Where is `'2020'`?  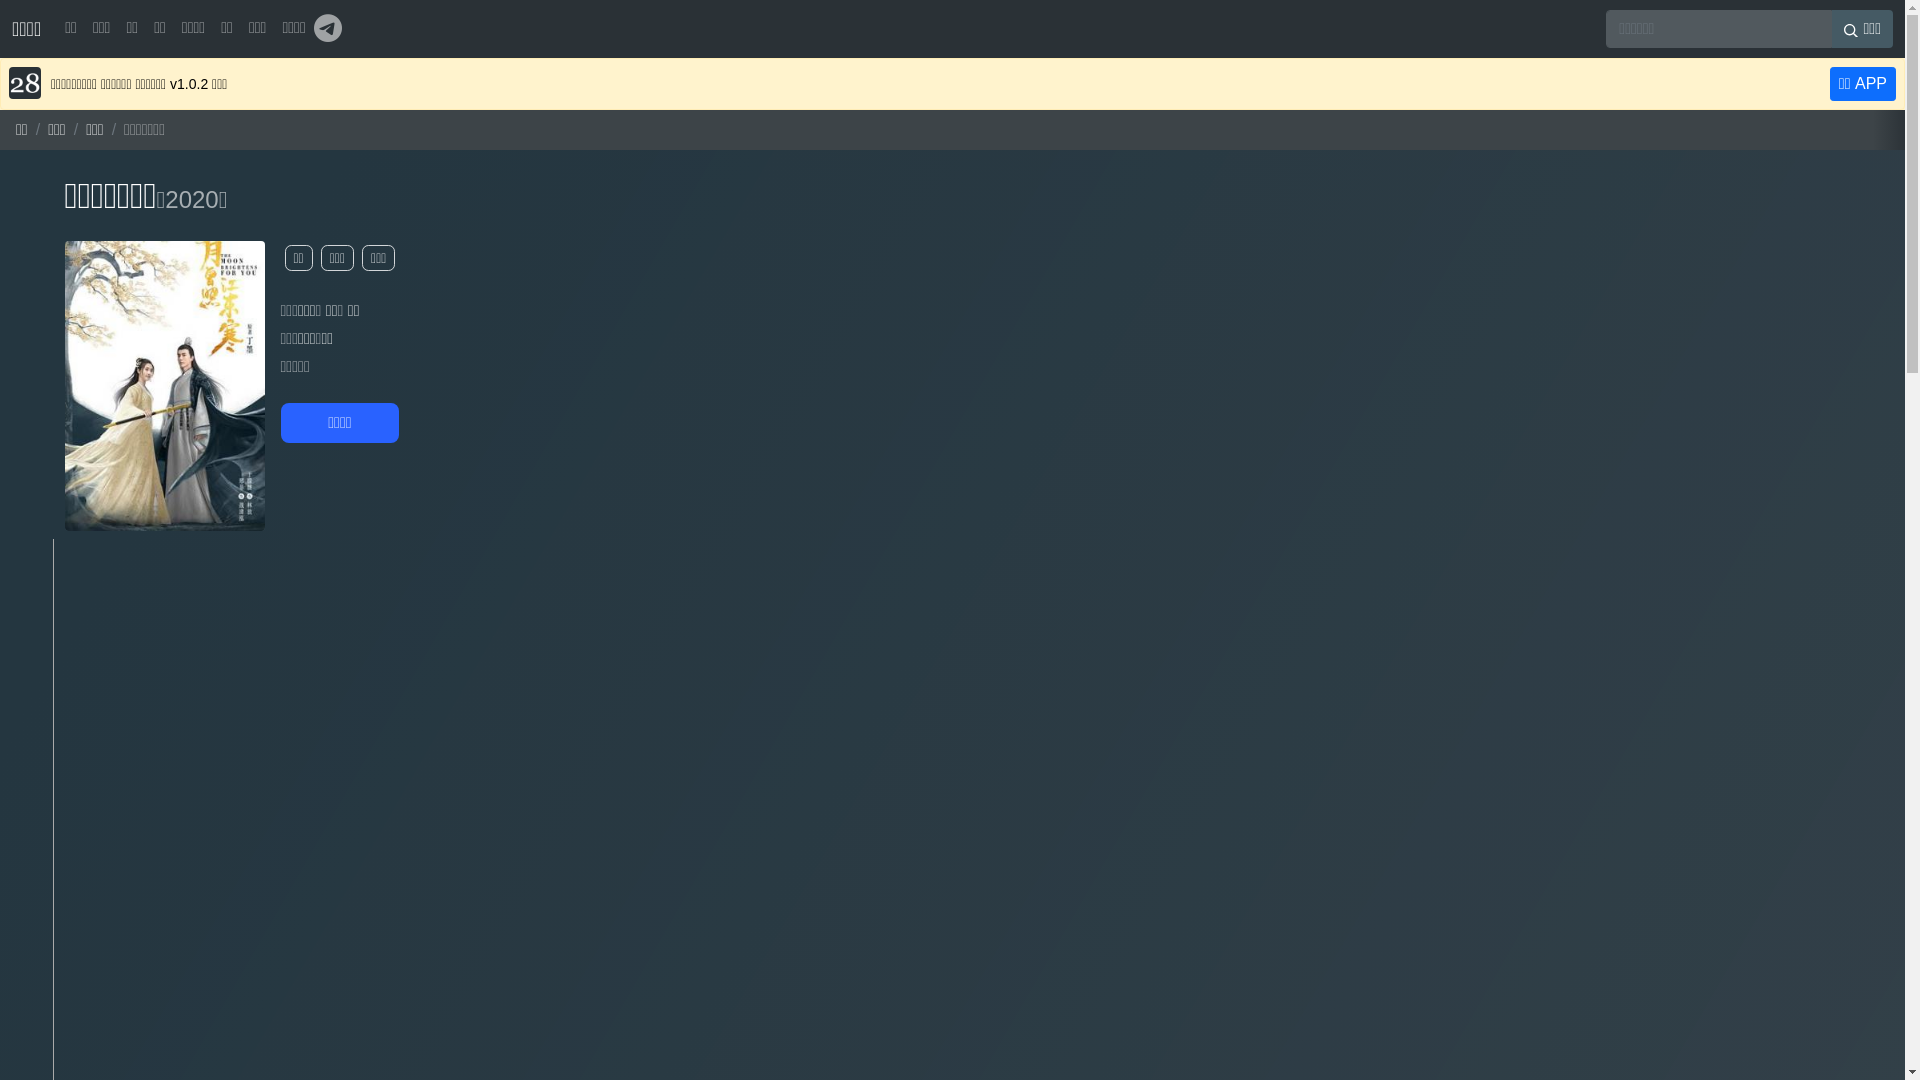
'2020' is located at coordinates (191, 199).